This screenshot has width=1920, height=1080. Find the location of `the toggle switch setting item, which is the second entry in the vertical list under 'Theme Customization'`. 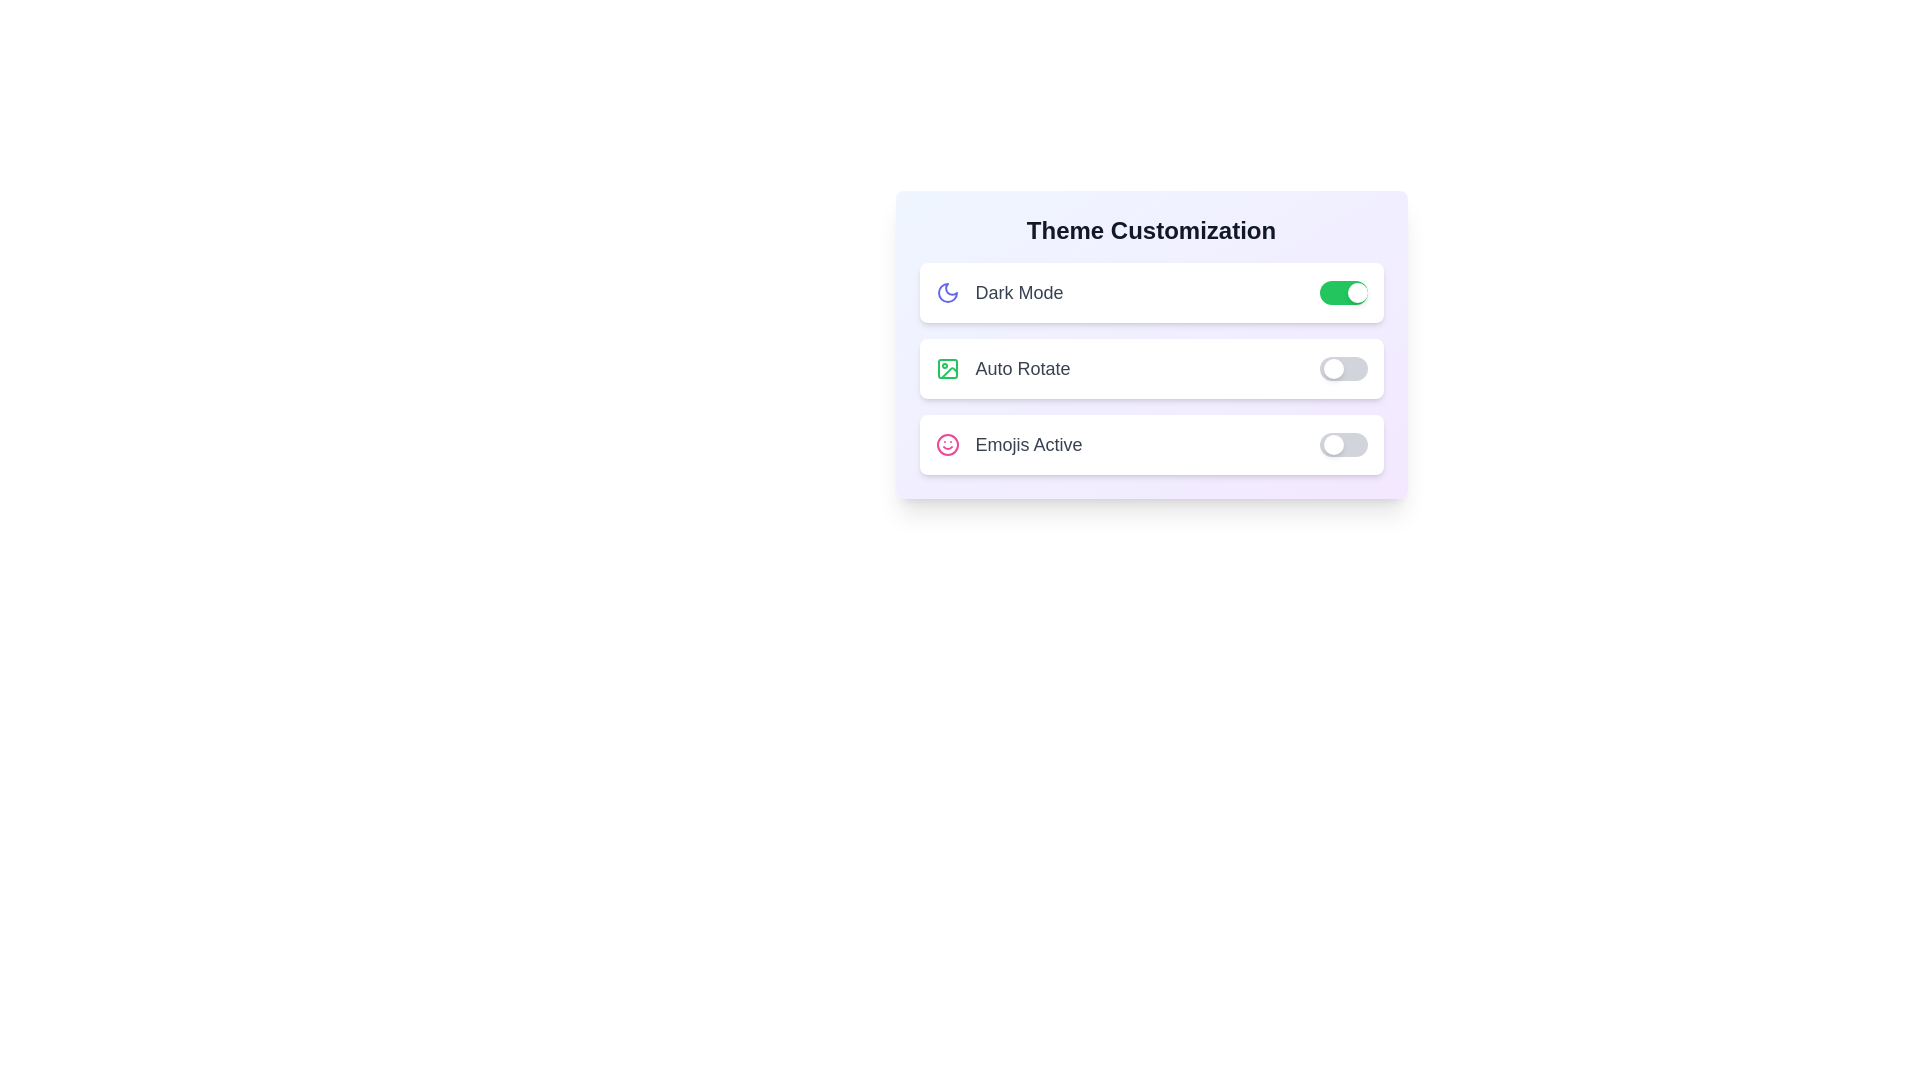

the toggle switch setting item, which is the second entry in the vertical list under 'Theme Customization' is located at coordinates (1151, 369).